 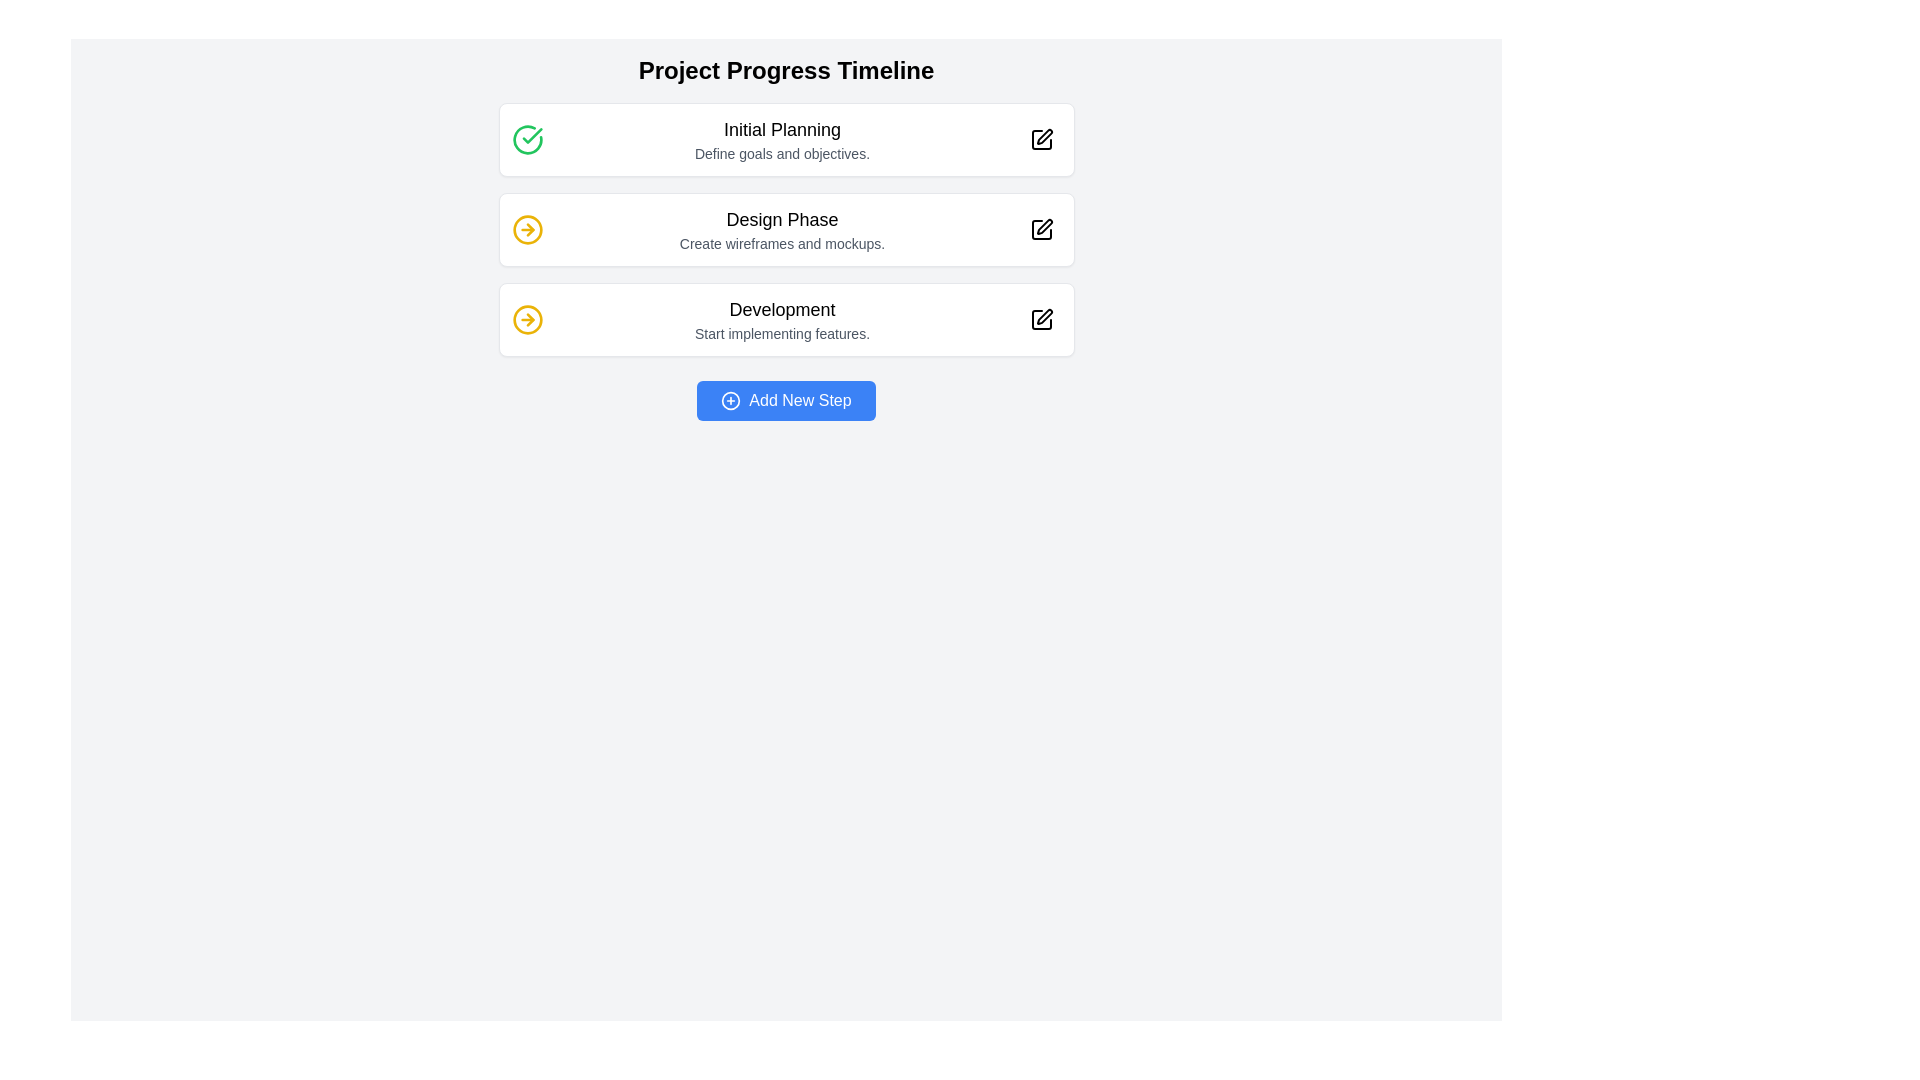 What do you see at coordinates (1043, 226) in the screenshot?
I see `the edit icon in the 'Design Phase' section` at bounding box center [1043, 226].